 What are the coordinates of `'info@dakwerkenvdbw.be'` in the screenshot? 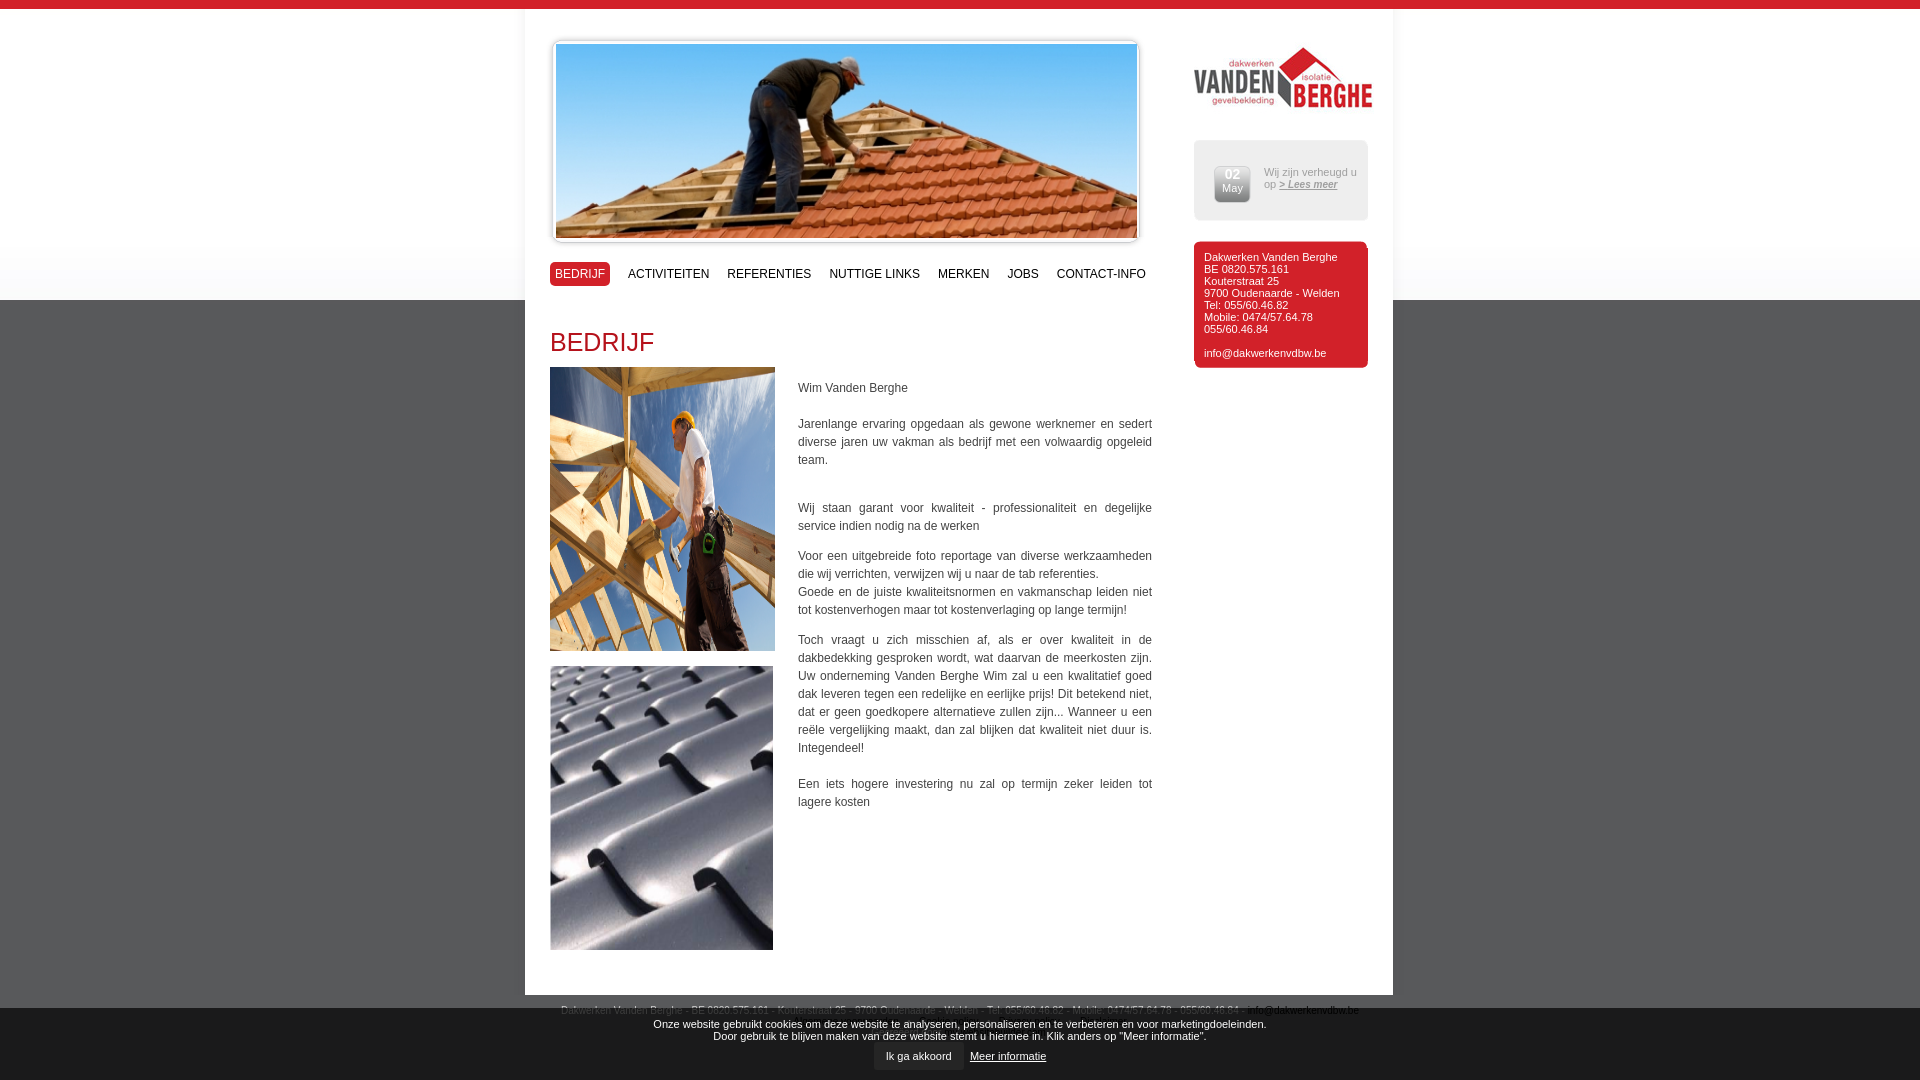 It's located at (1247, 1010).